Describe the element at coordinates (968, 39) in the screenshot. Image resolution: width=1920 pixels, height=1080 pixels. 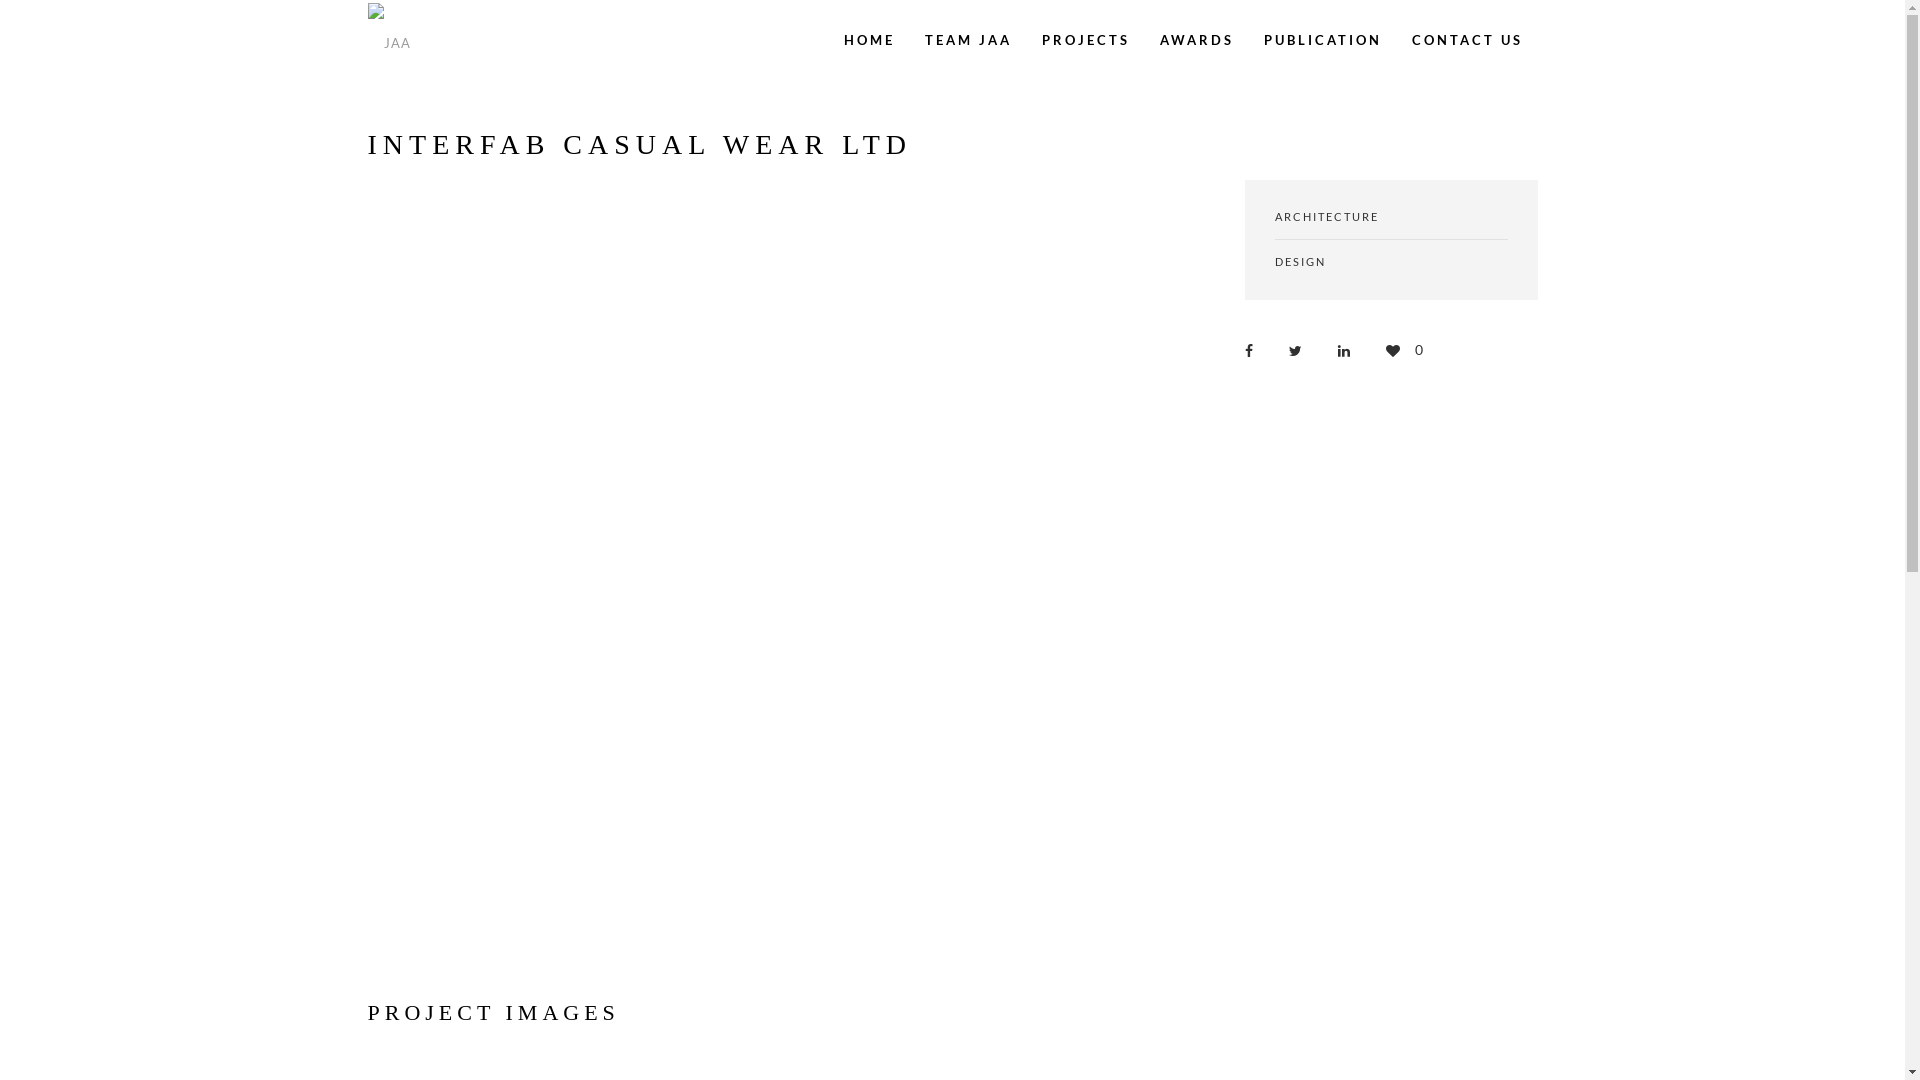
I see `'TEAM JAA'` at that location.